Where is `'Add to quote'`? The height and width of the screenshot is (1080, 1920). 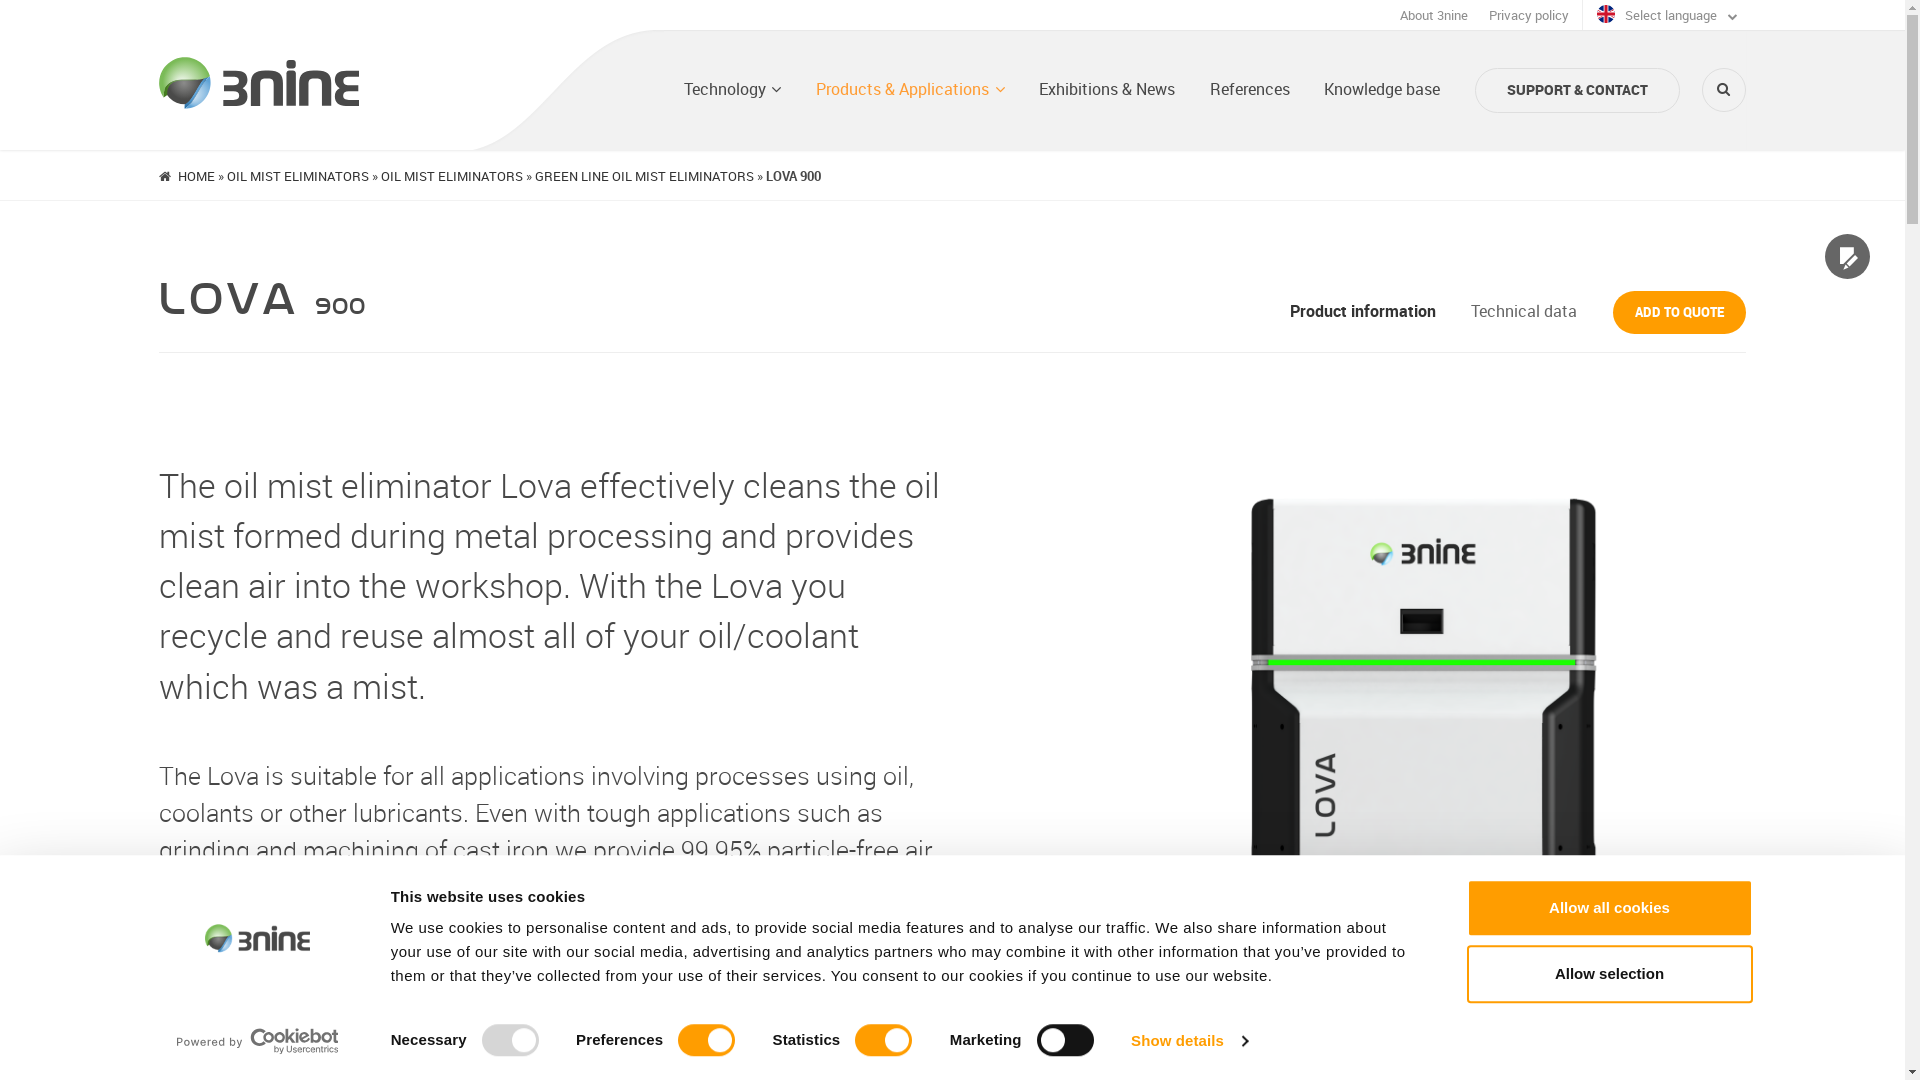 'Add to quote' is located at coordinates (1679, 312).